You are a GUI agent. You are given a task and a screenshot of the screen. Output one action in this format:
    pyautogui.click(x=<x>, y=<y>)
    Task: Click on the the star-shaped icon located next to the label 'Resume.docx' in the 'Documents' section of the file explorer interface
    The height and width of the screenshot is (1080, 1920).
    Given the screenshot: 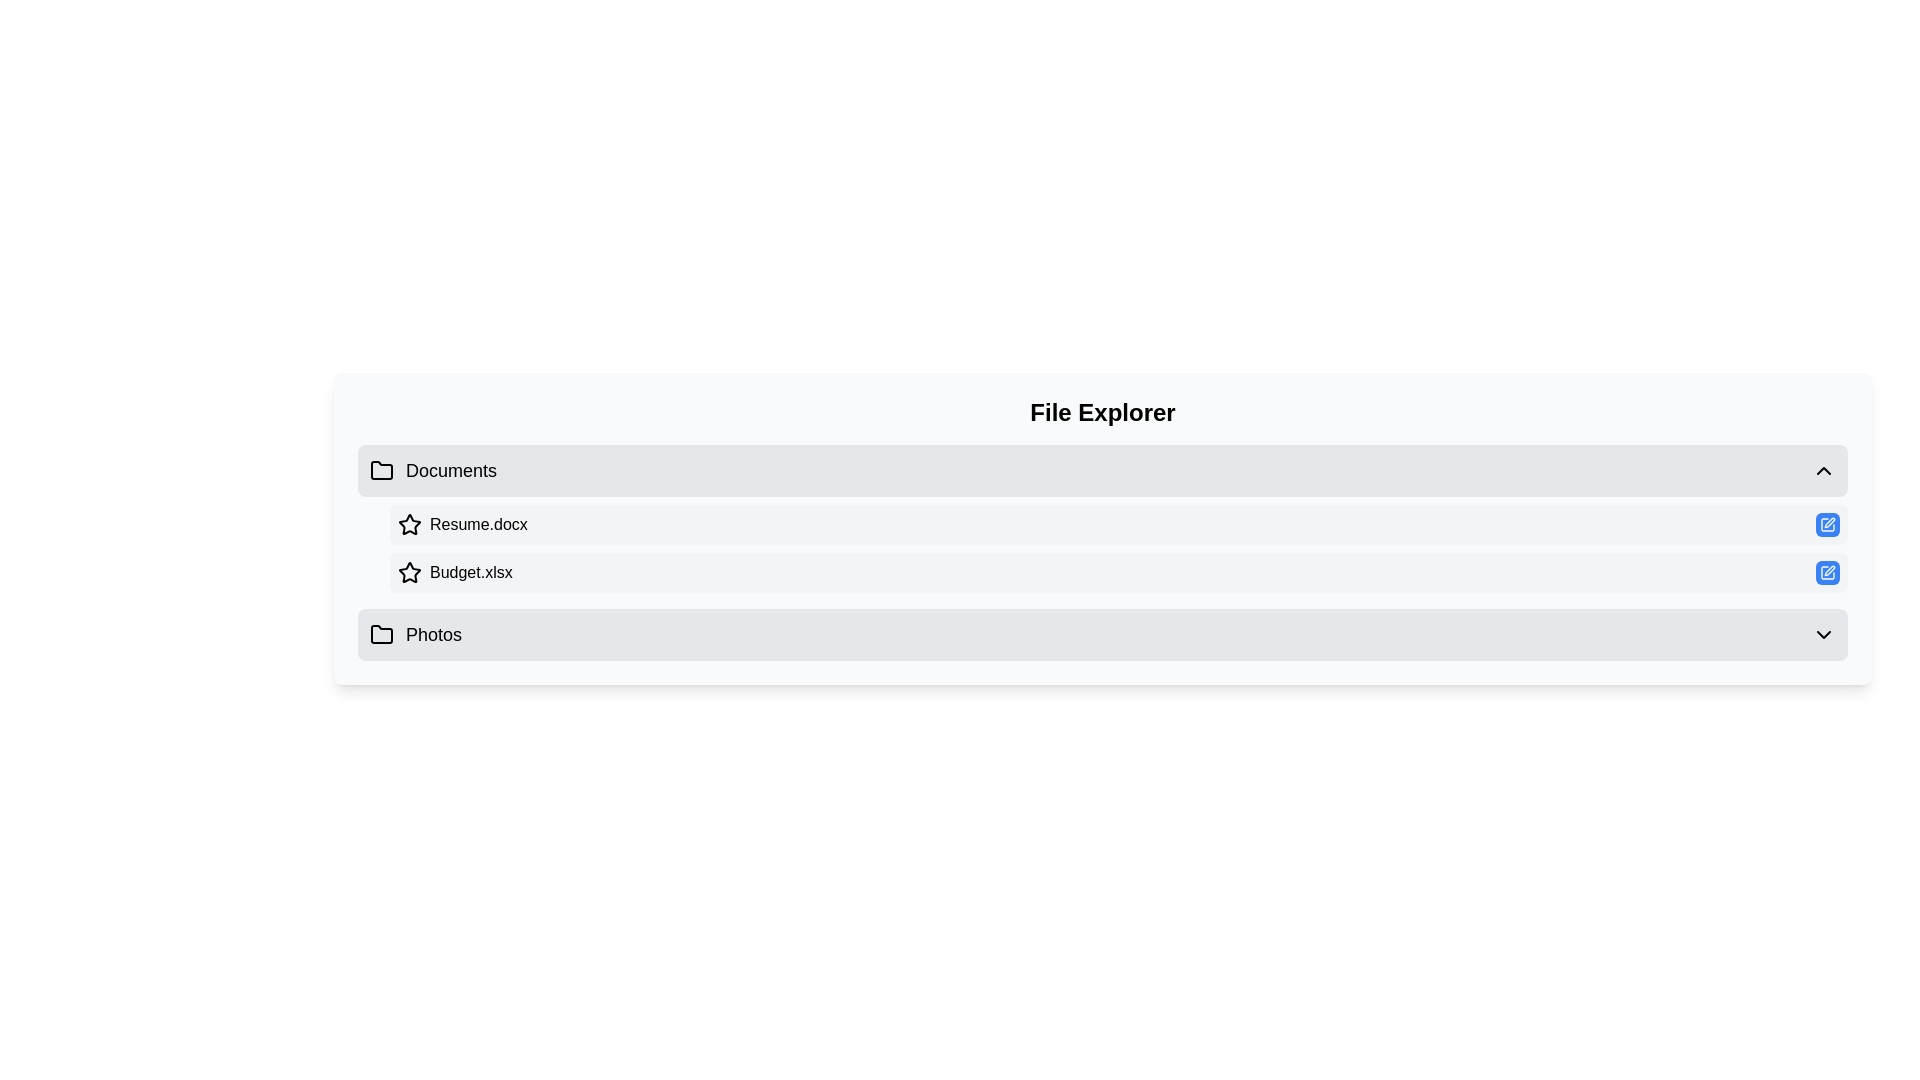 What is the action you would take?
    pyautogui.click(x=408, y=523)
    